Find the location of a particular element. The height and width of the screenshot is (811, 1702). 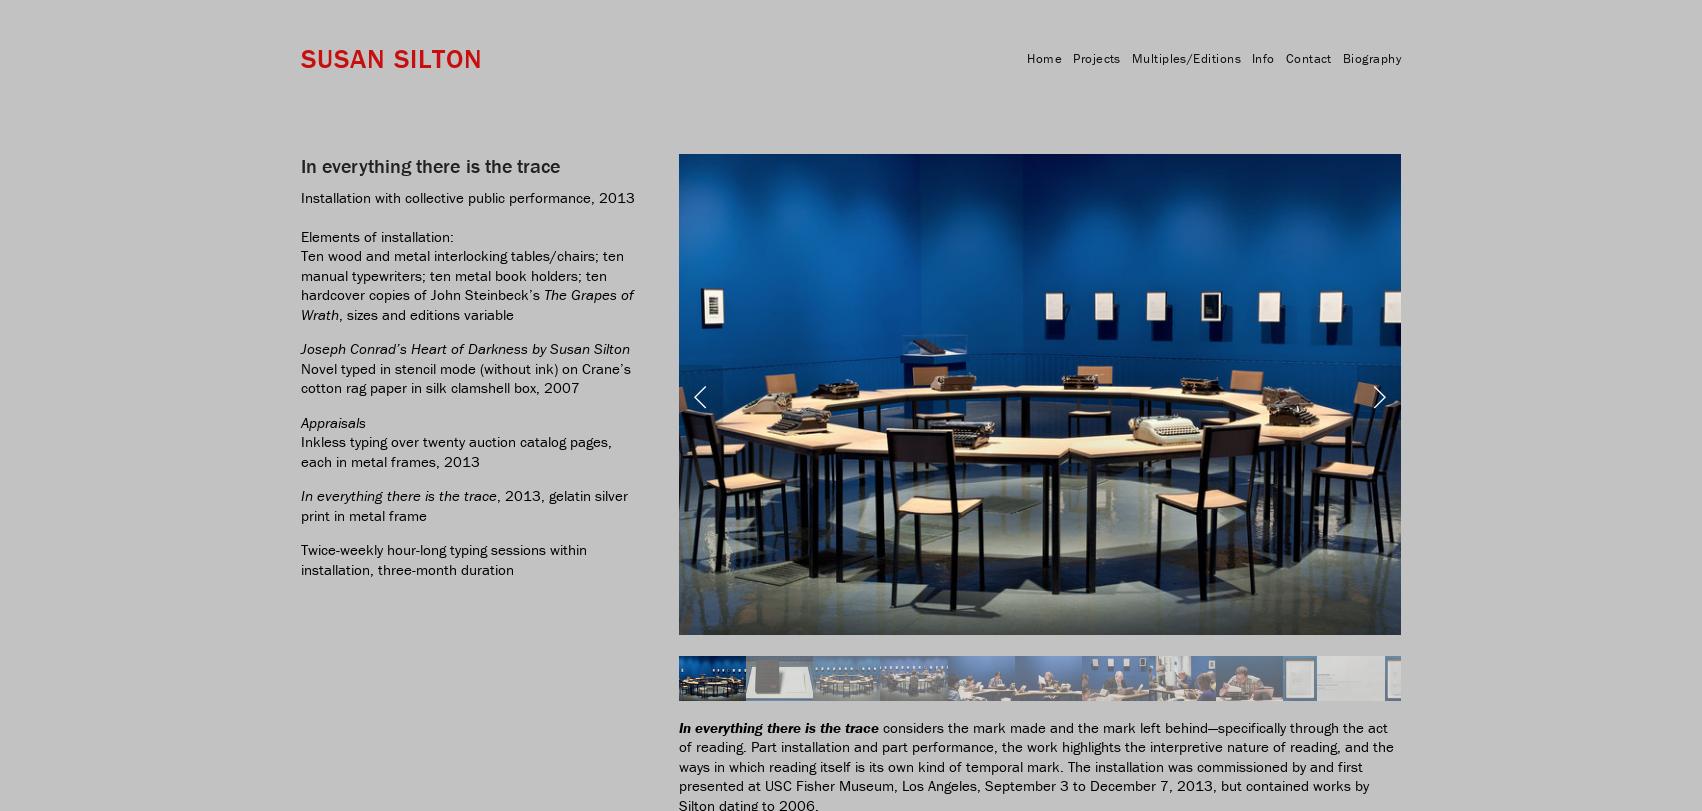

'Inkless typing over twenty auction catalog pages, each in metal frames, 2013' is located at coordinates (457, 449).